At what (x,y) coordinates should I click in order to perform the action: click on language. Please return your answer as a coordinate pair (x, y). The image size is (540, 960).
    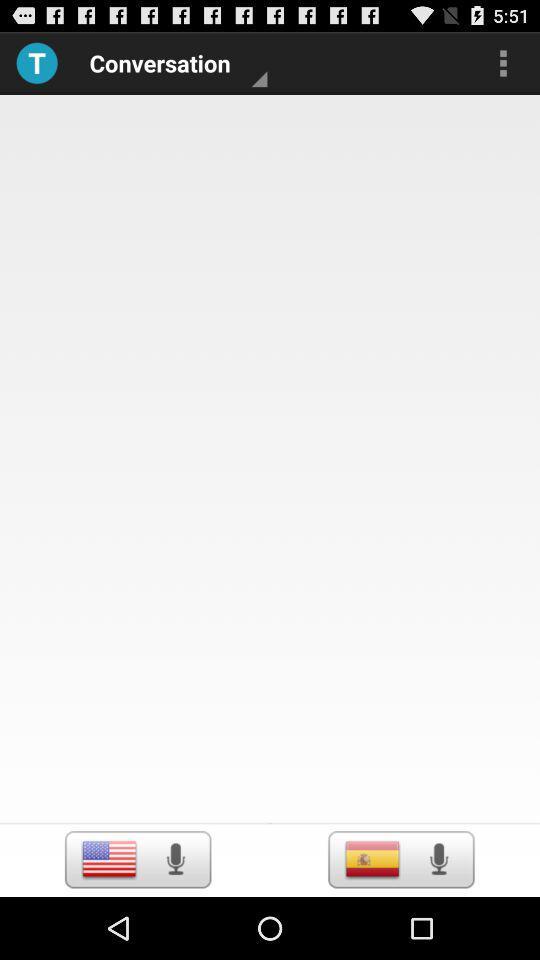
    Looking at the image, I should click on (372, 858).